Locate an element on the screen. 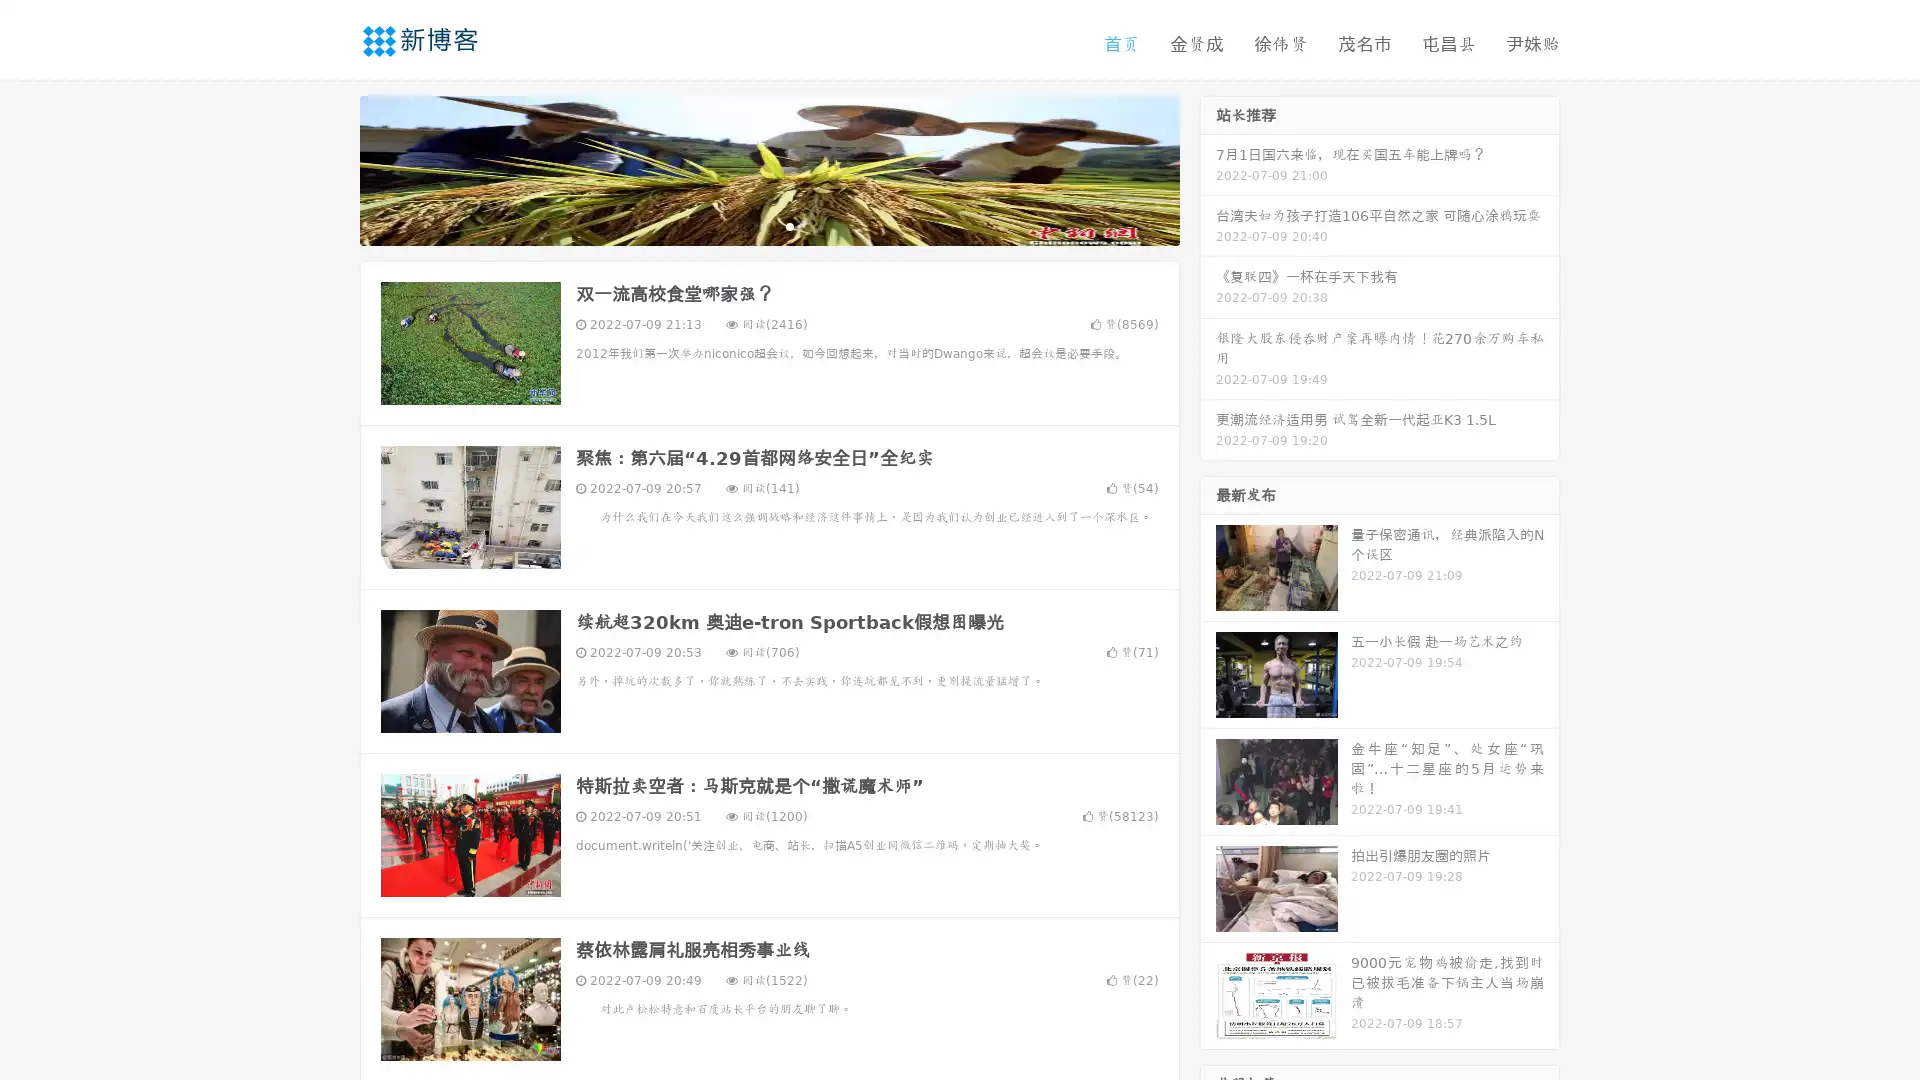 Image resolution: width=1920 pixels, height=1080 pixels. Go to slide 1 is located at coordinates (748, 225).